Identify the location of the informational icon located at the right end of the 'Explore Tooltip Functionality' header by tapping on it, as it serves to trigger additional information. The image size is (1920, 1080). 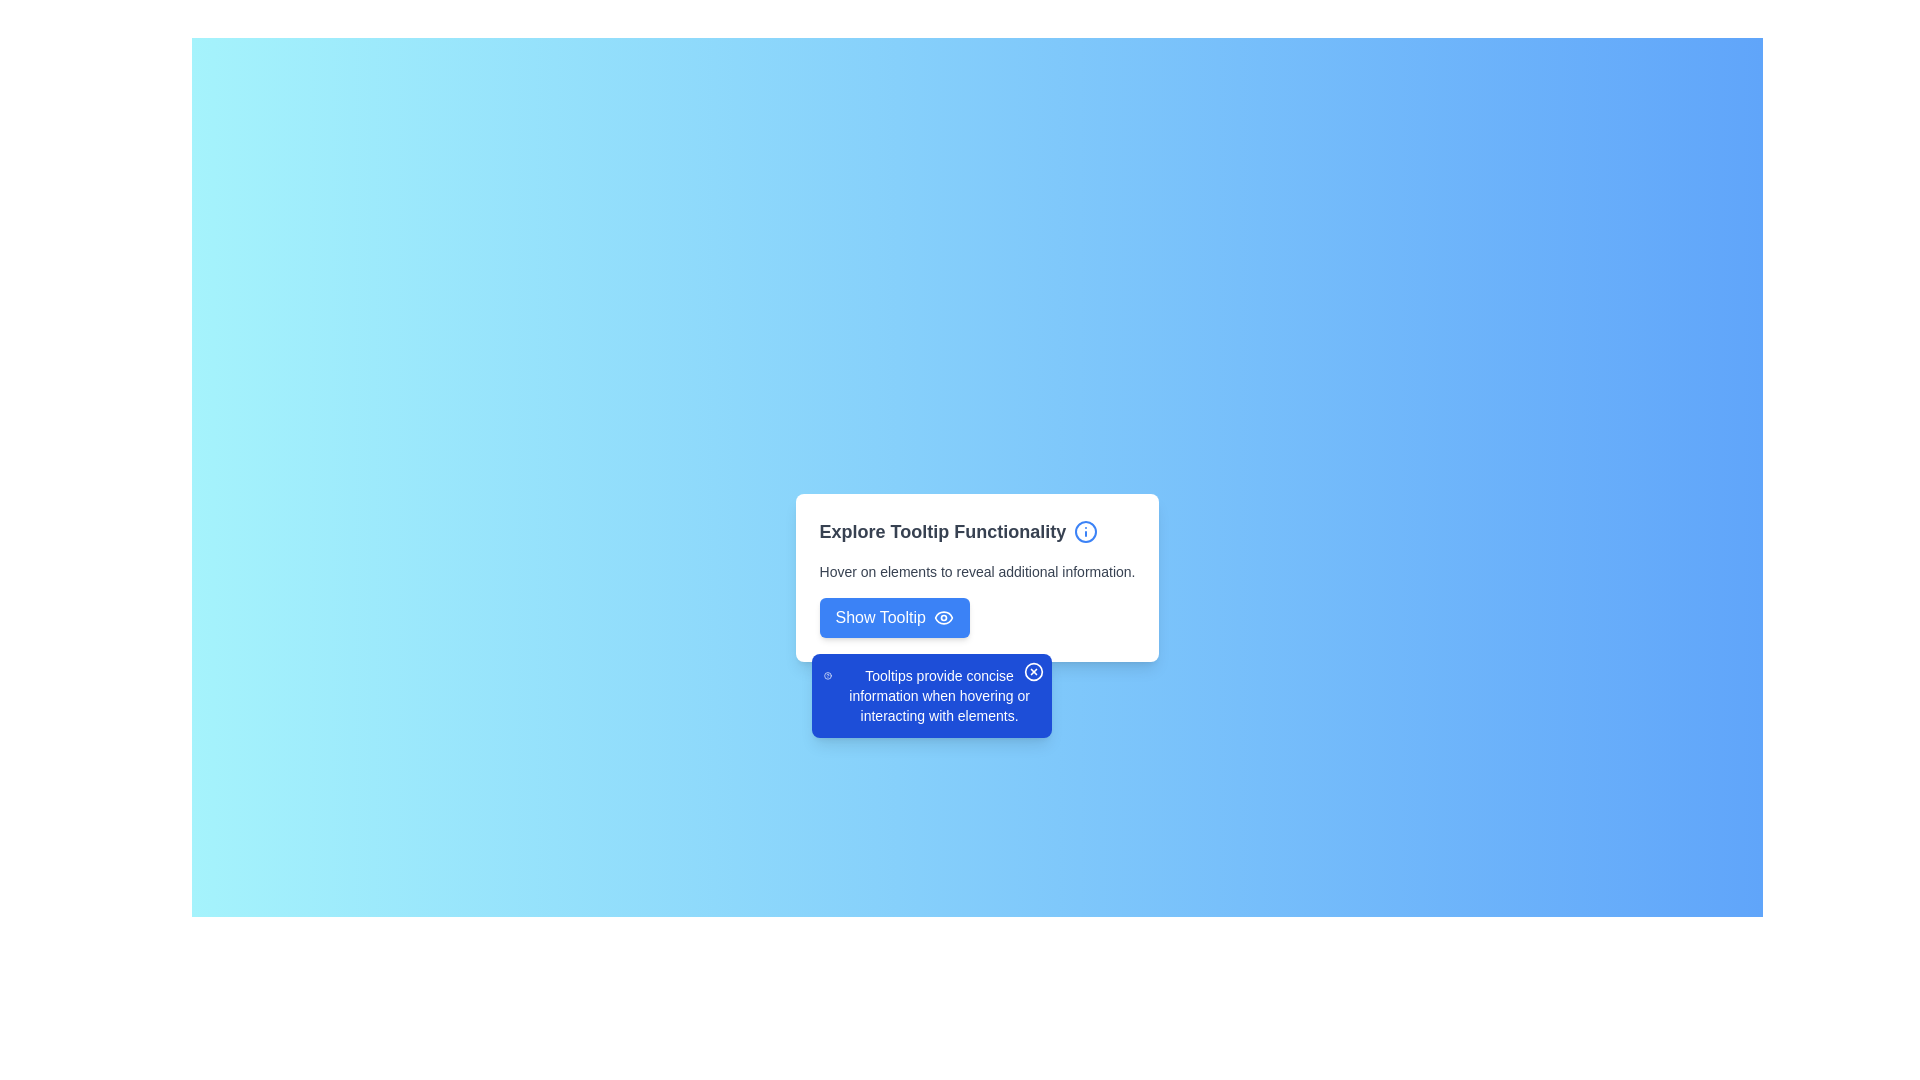
(1085, 531).